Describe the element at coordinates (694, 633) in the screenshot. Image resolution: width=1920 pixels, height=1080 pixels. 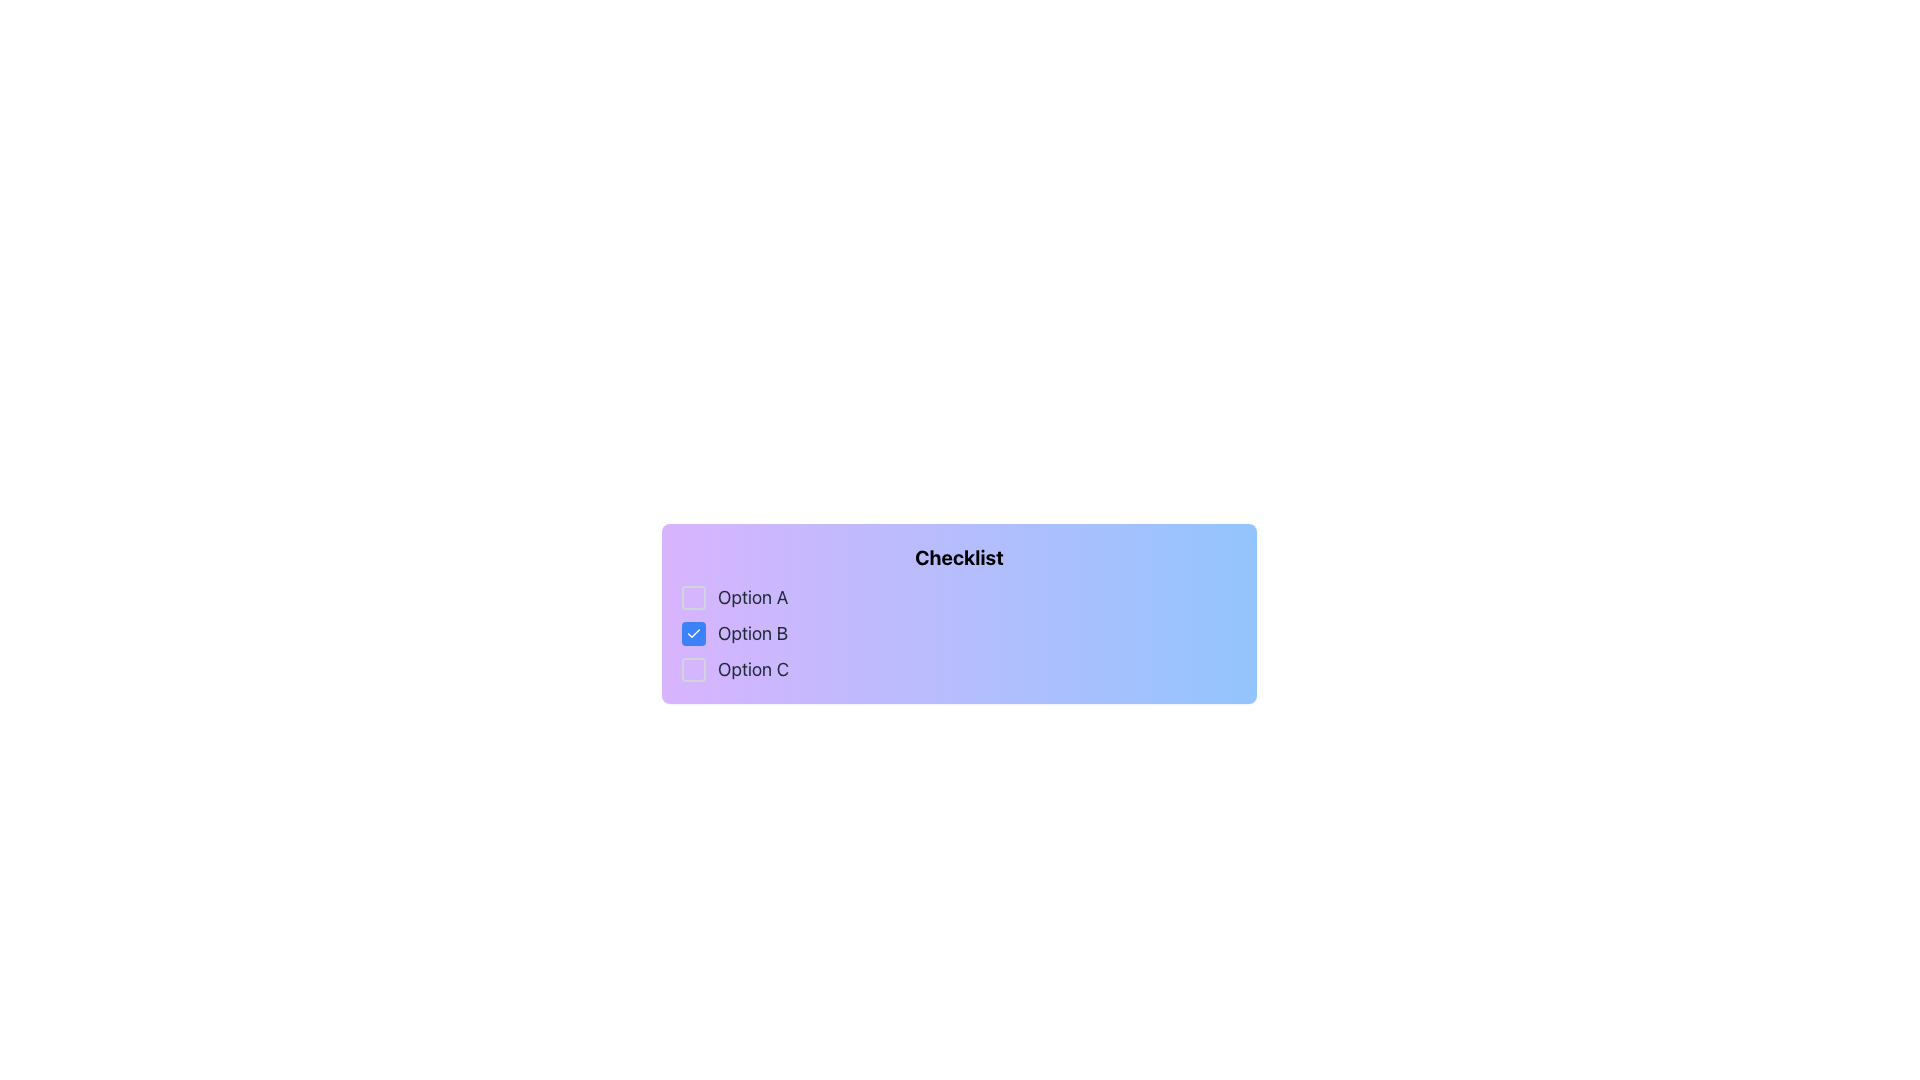
I see `the Checkmark icon in the checkbox associated with 'Option B', which visually indicates that this option is selected in the checklist` at that location.